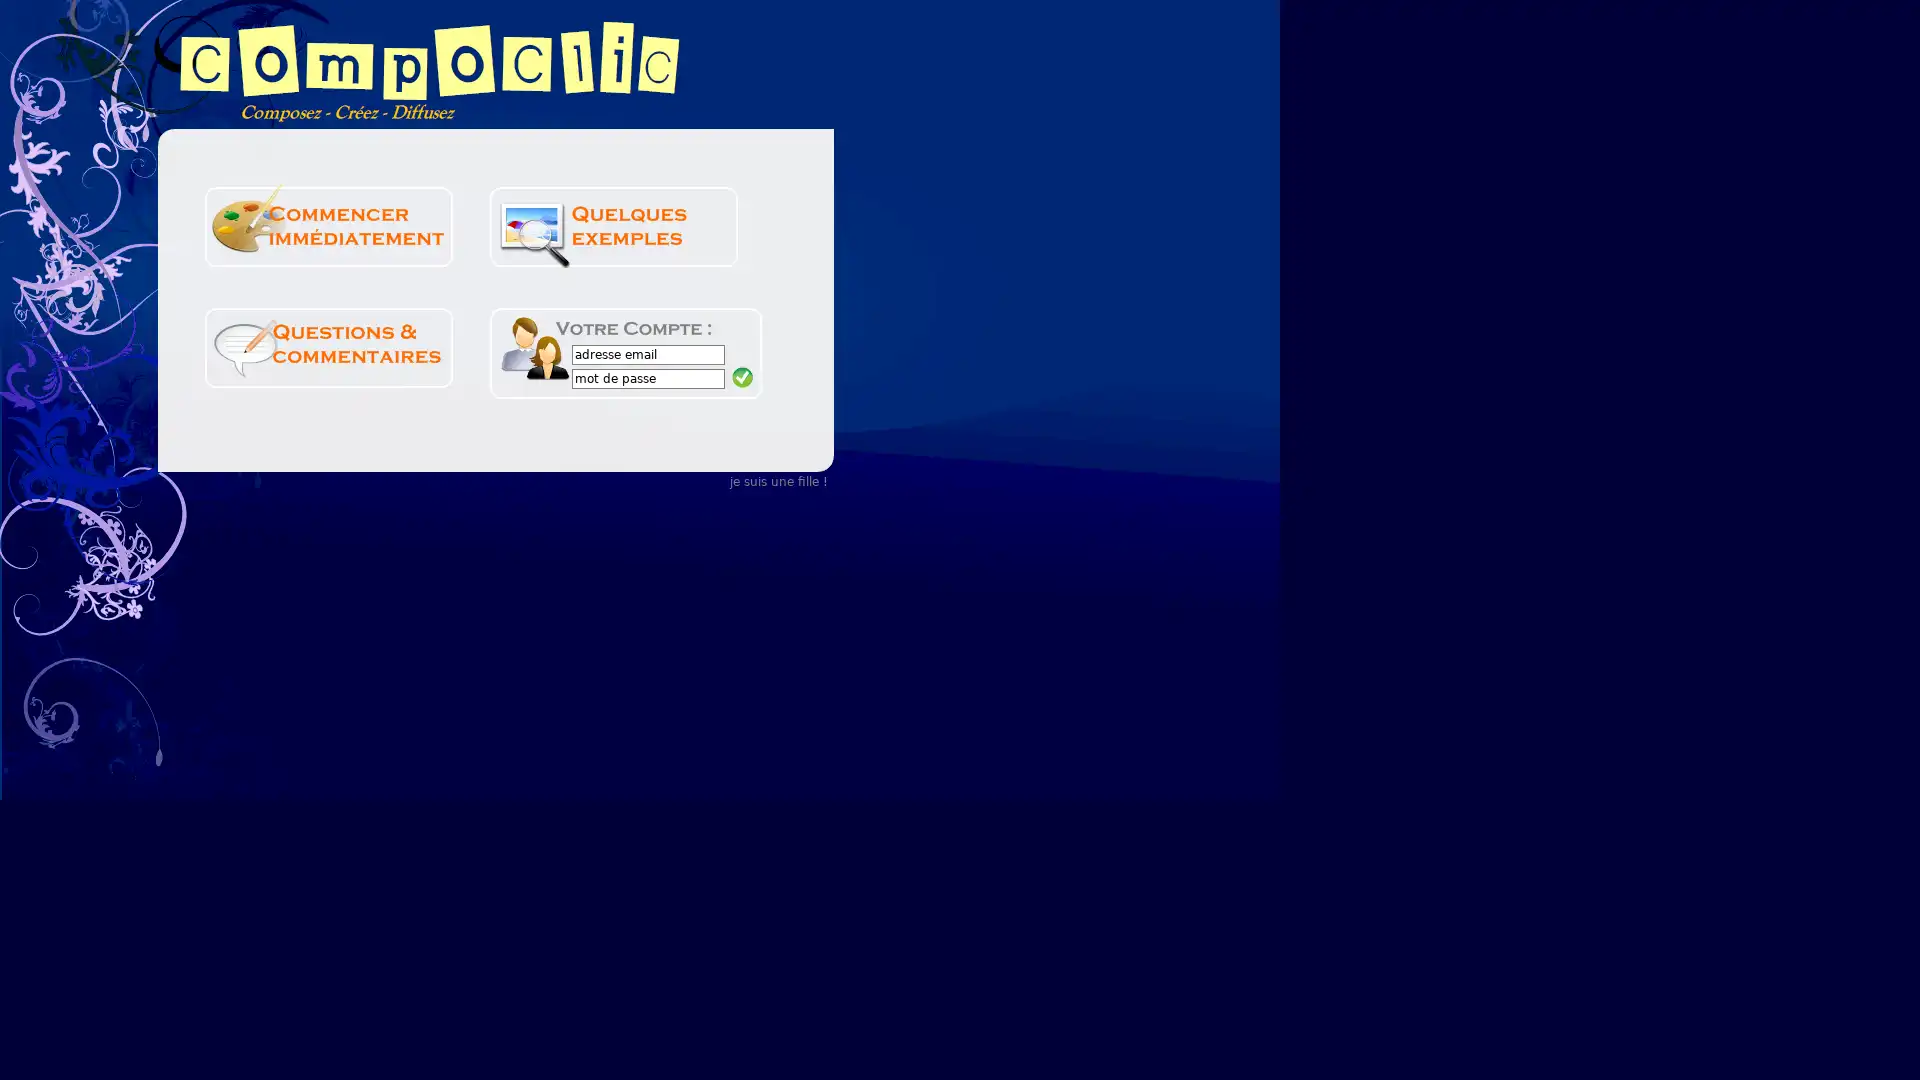 The height and width of the screenshot is (1080, 1920). I want to click on Submit, so click(741, 377).